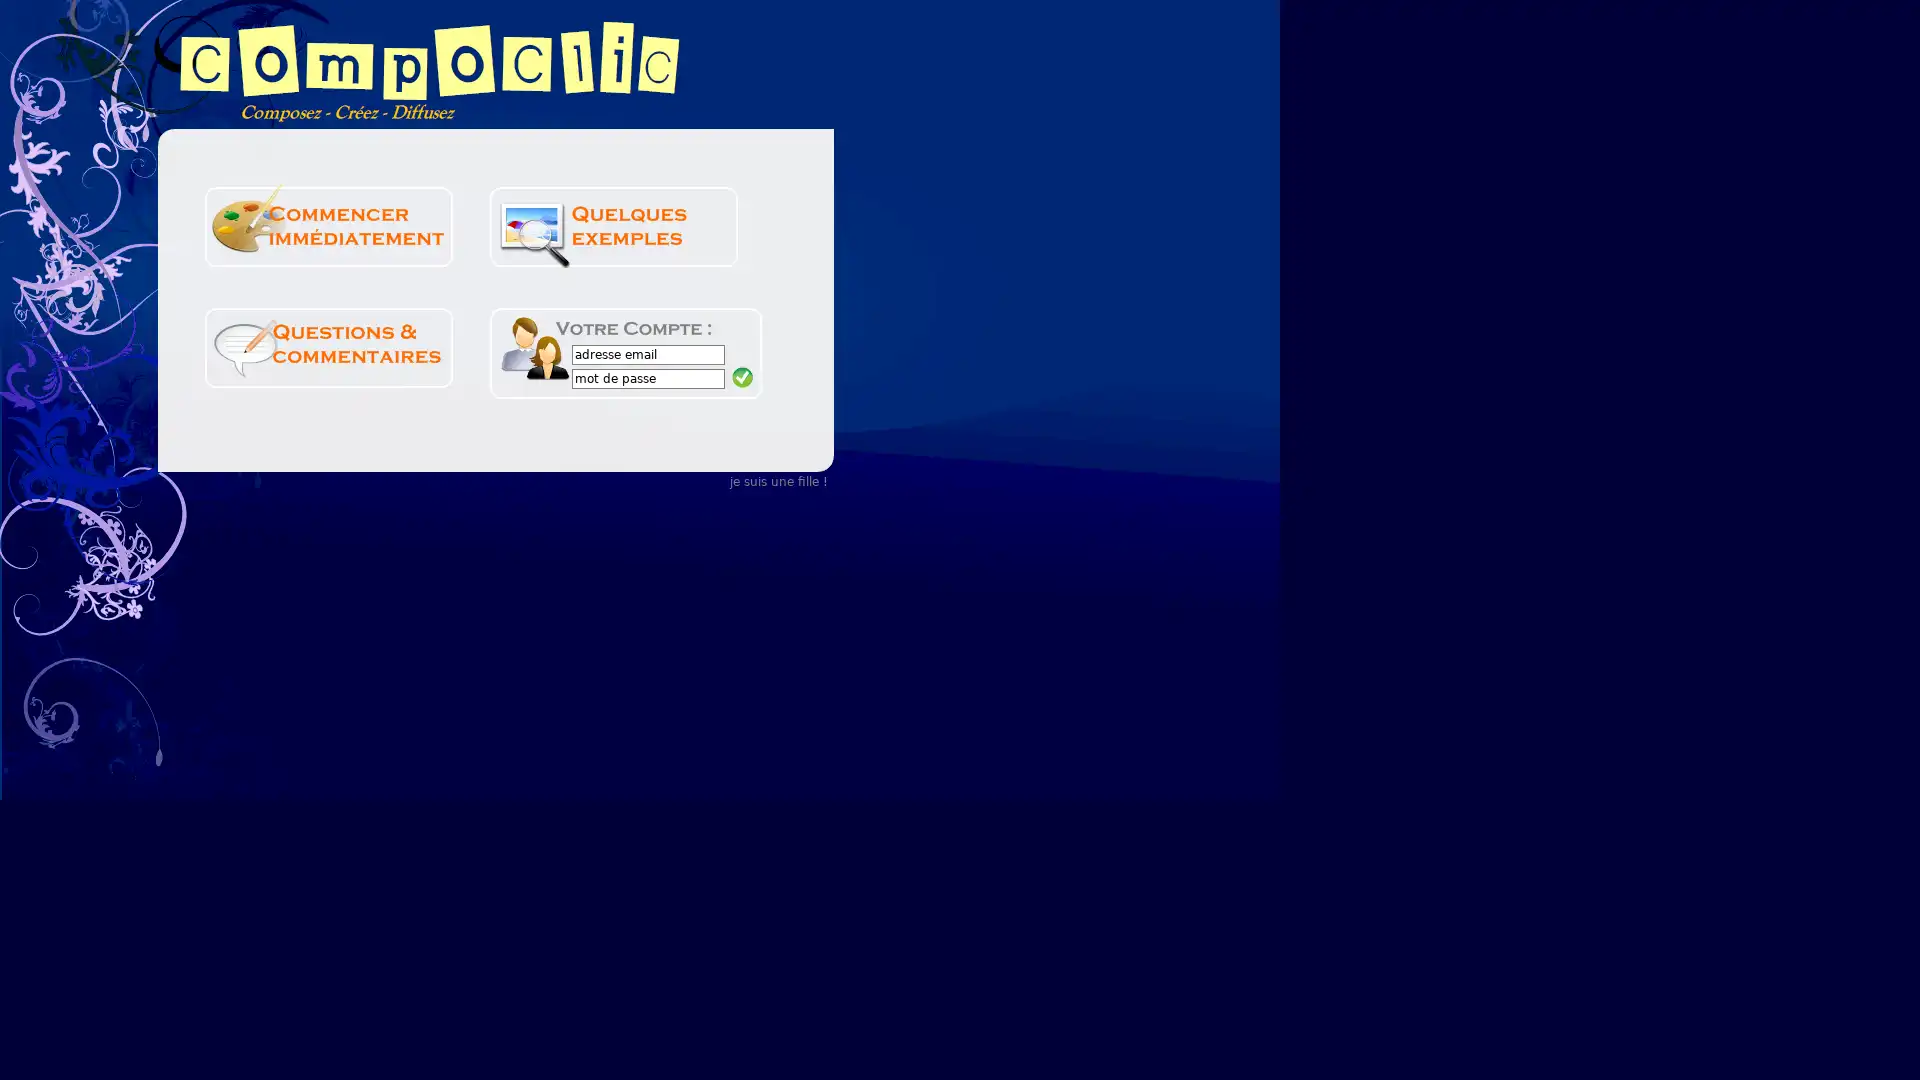 The height and width of the screenshot is (1080, 1920). I want to click on Submit, so click(741, 377).